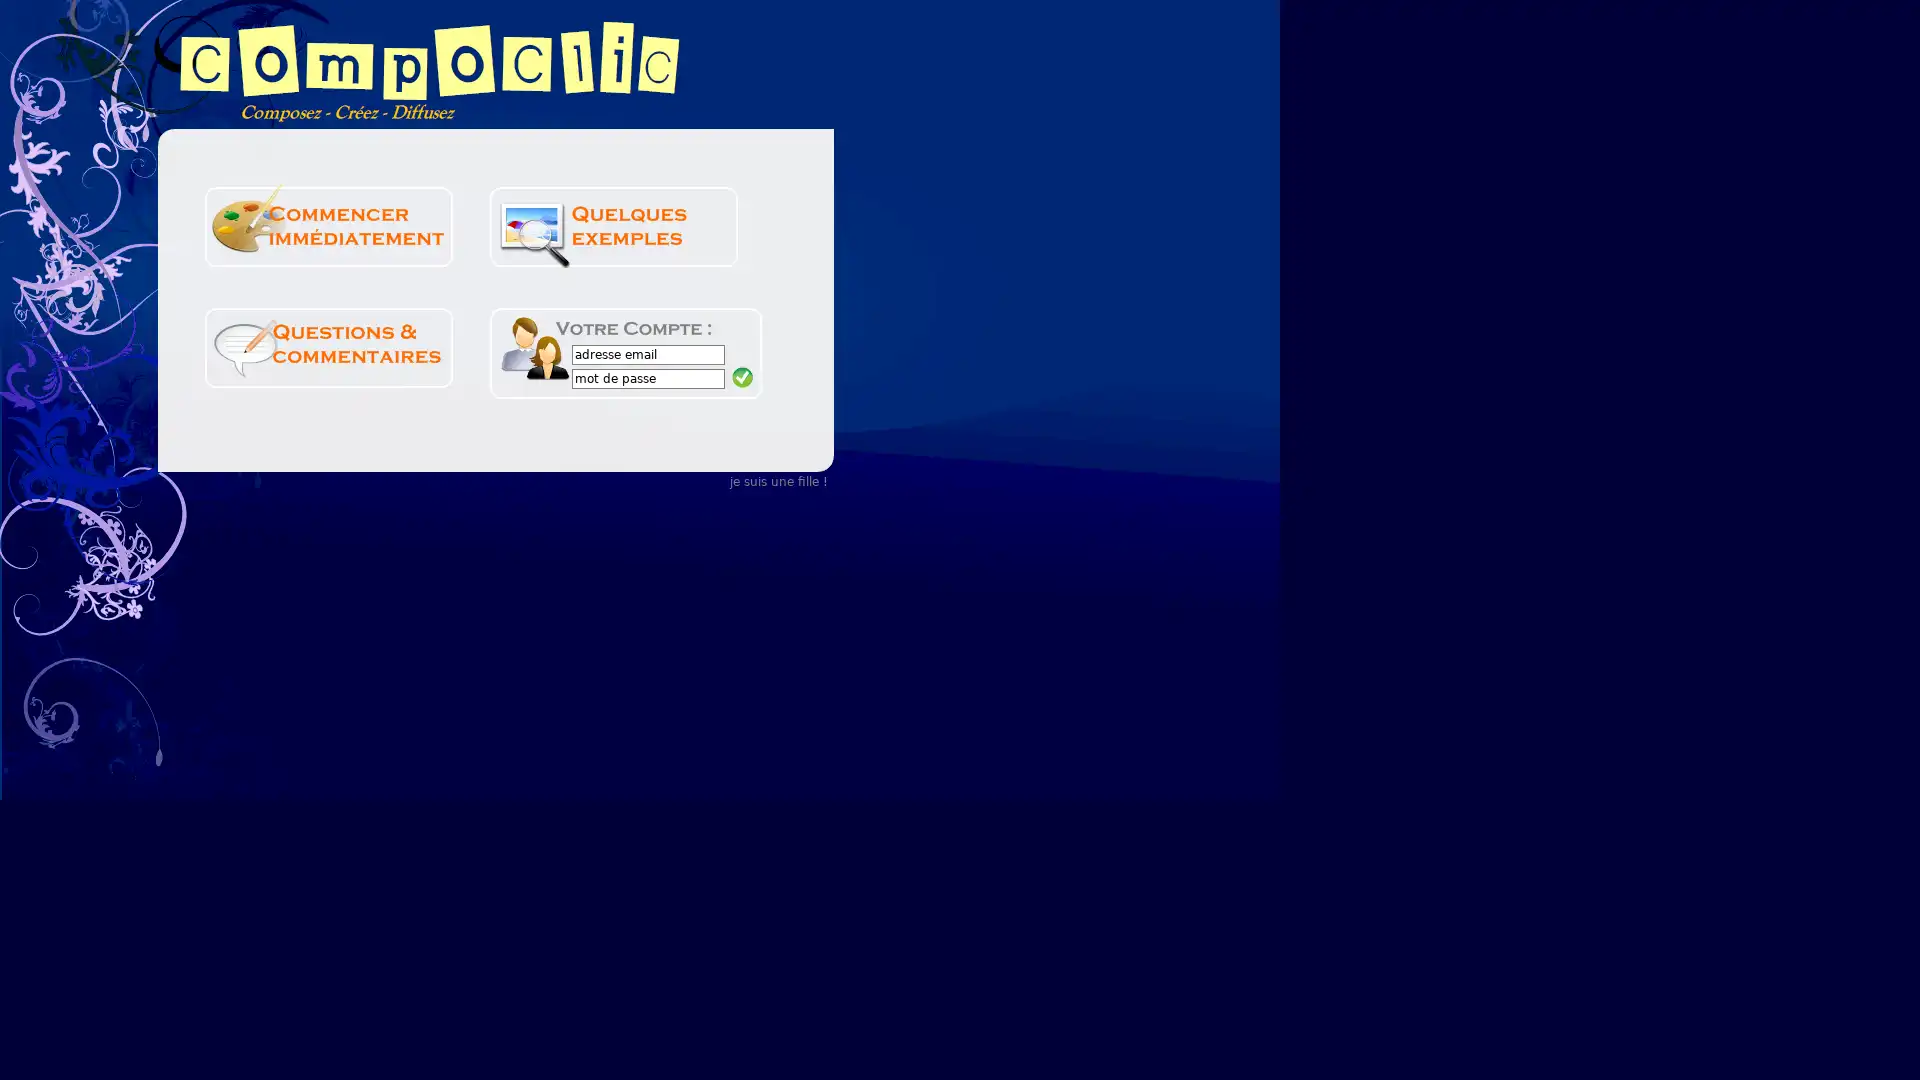 The height and width of the screenshot is (1080, 1920). I want to click on Submit, so click(741, 377).